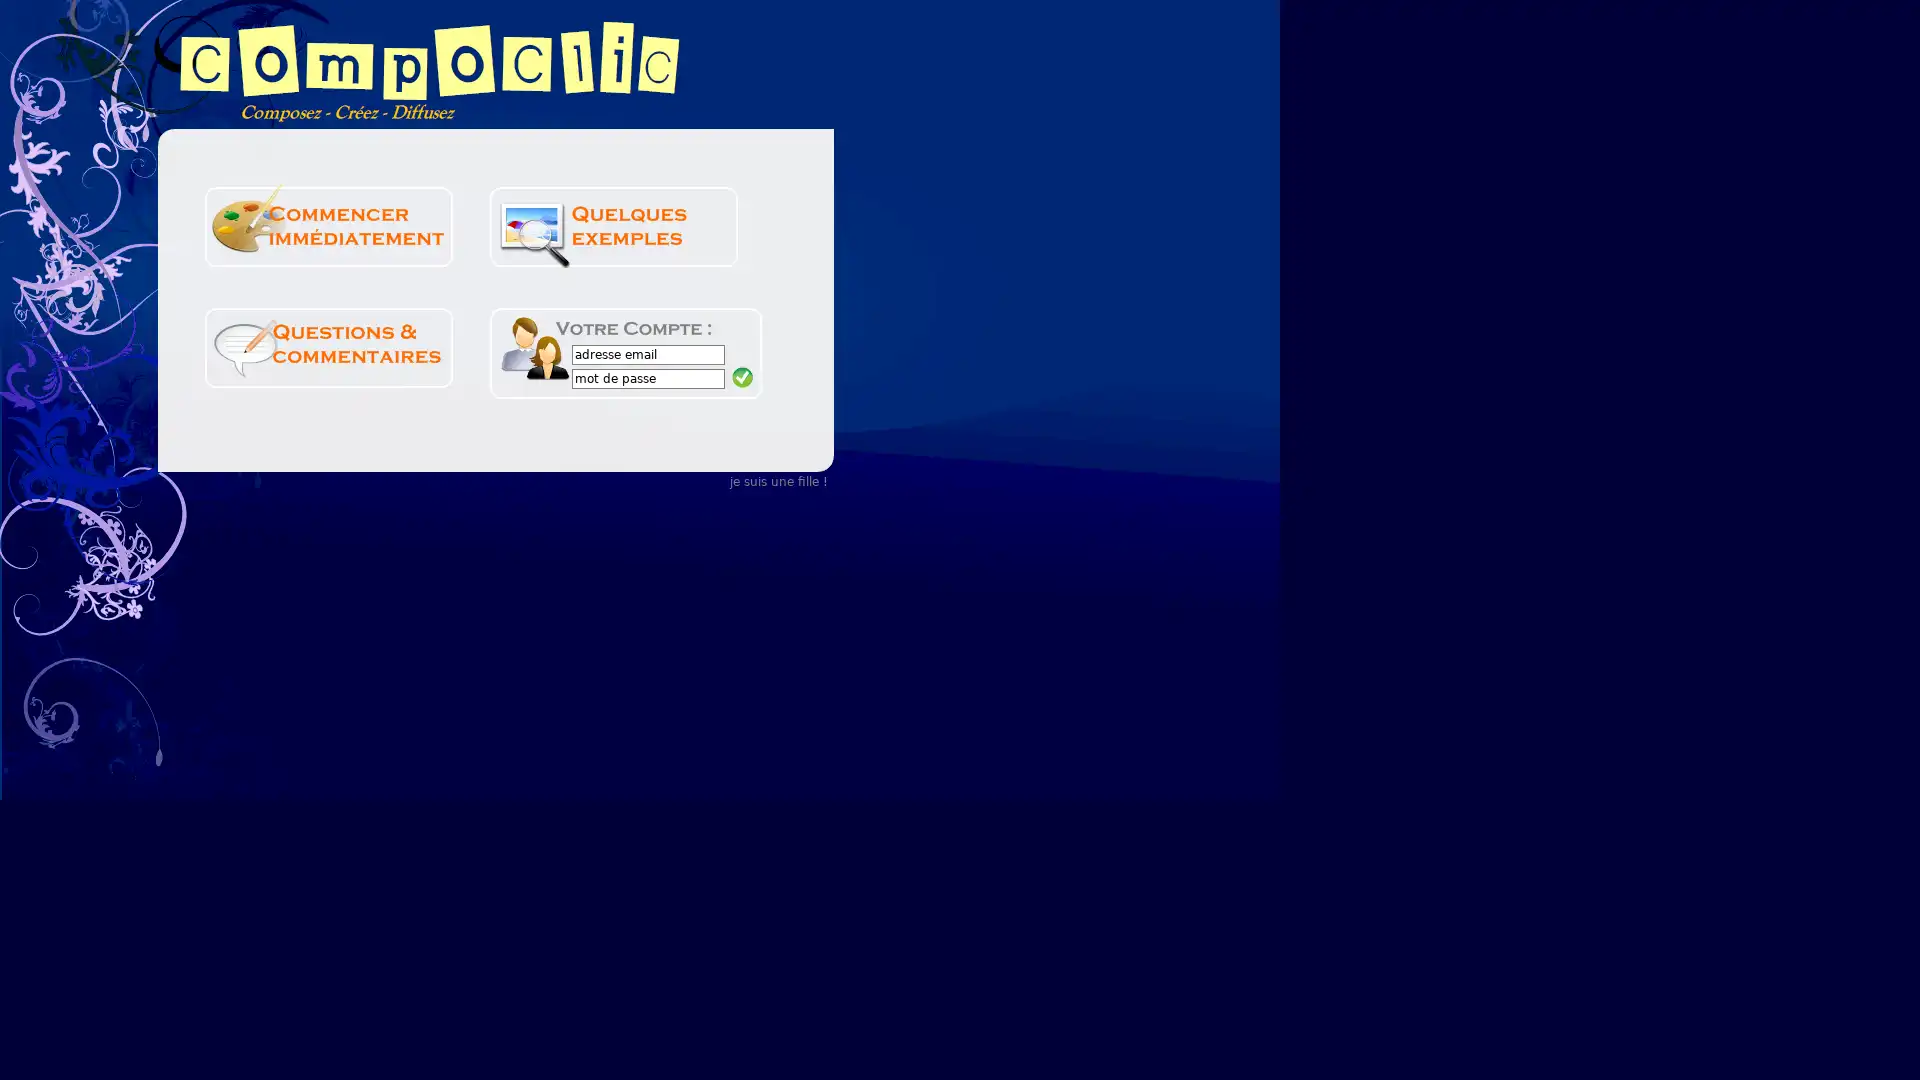 The height and width of the screenshot is (1080, 1920). I want to click on Submit, so click(741, 377).